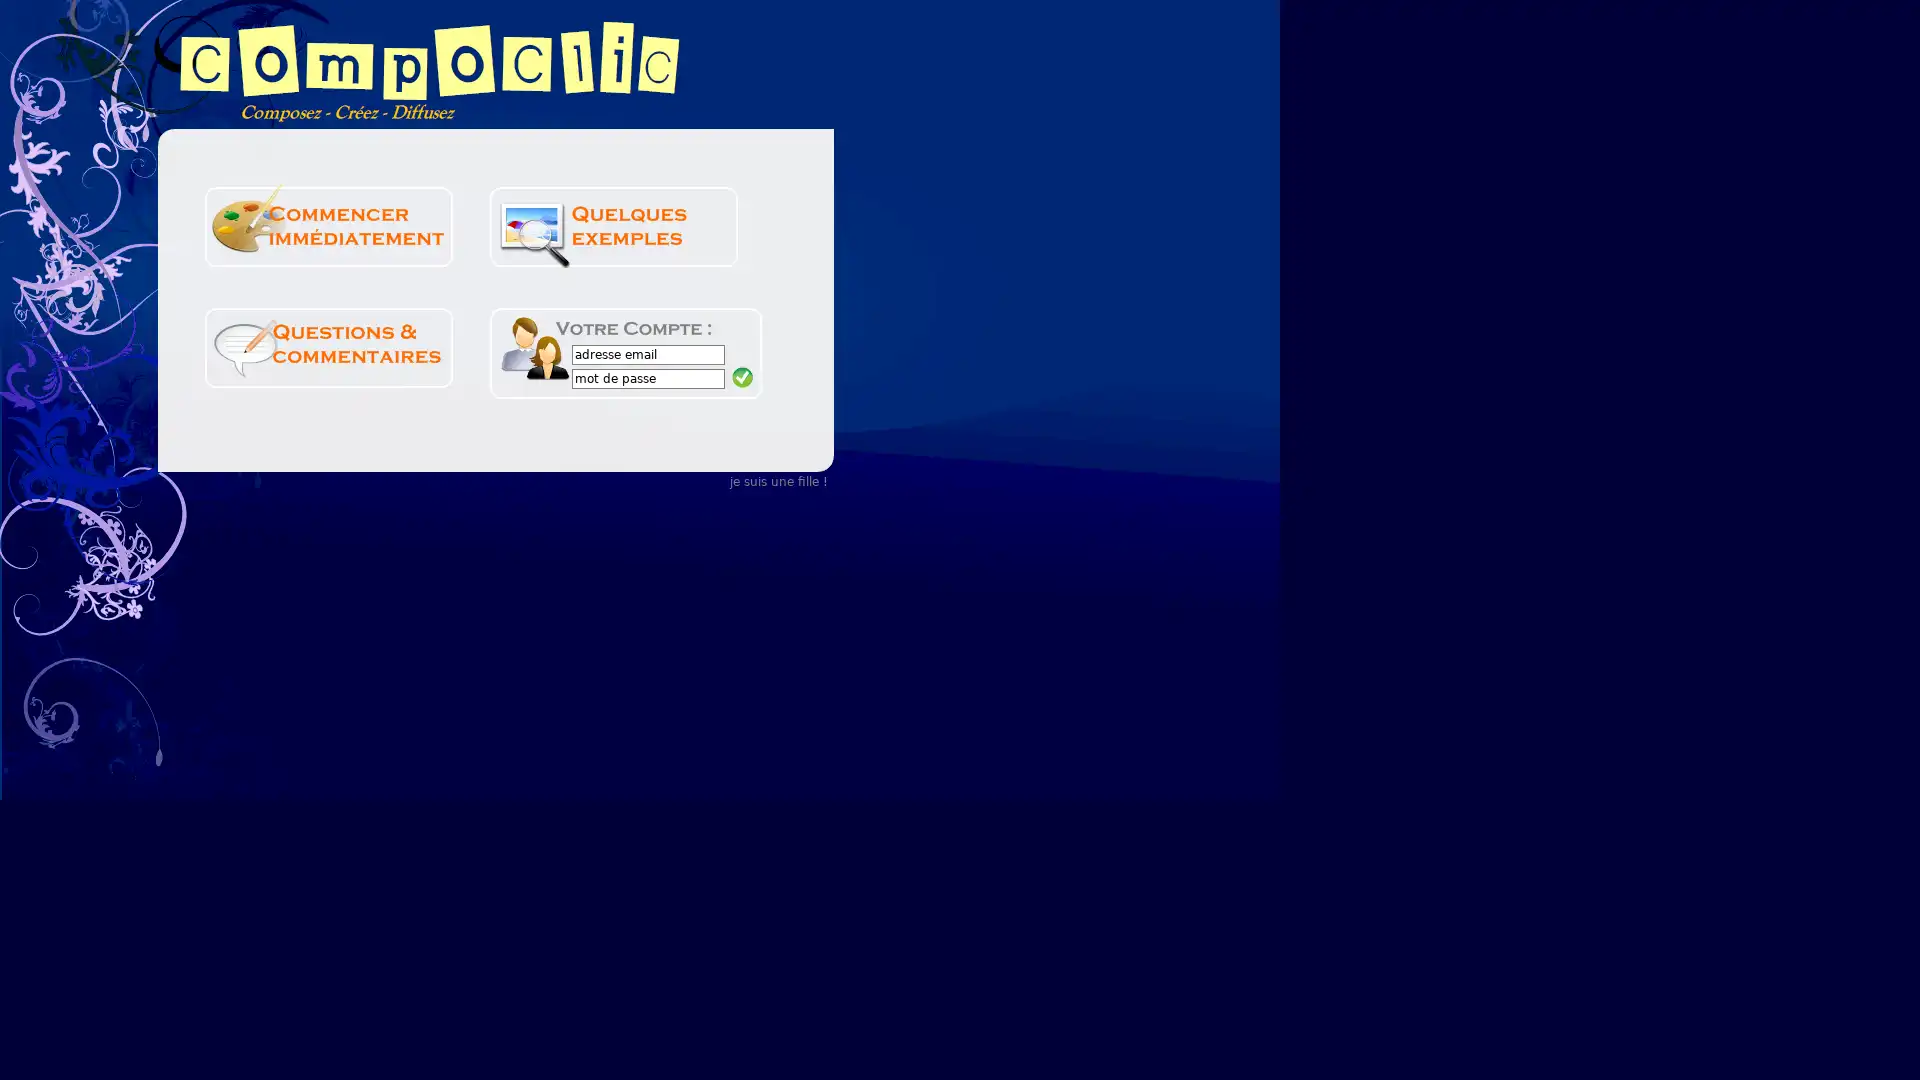 The height and width of the screenshot is (1080, 1920). I want to click on Submit, so click(741, 377).